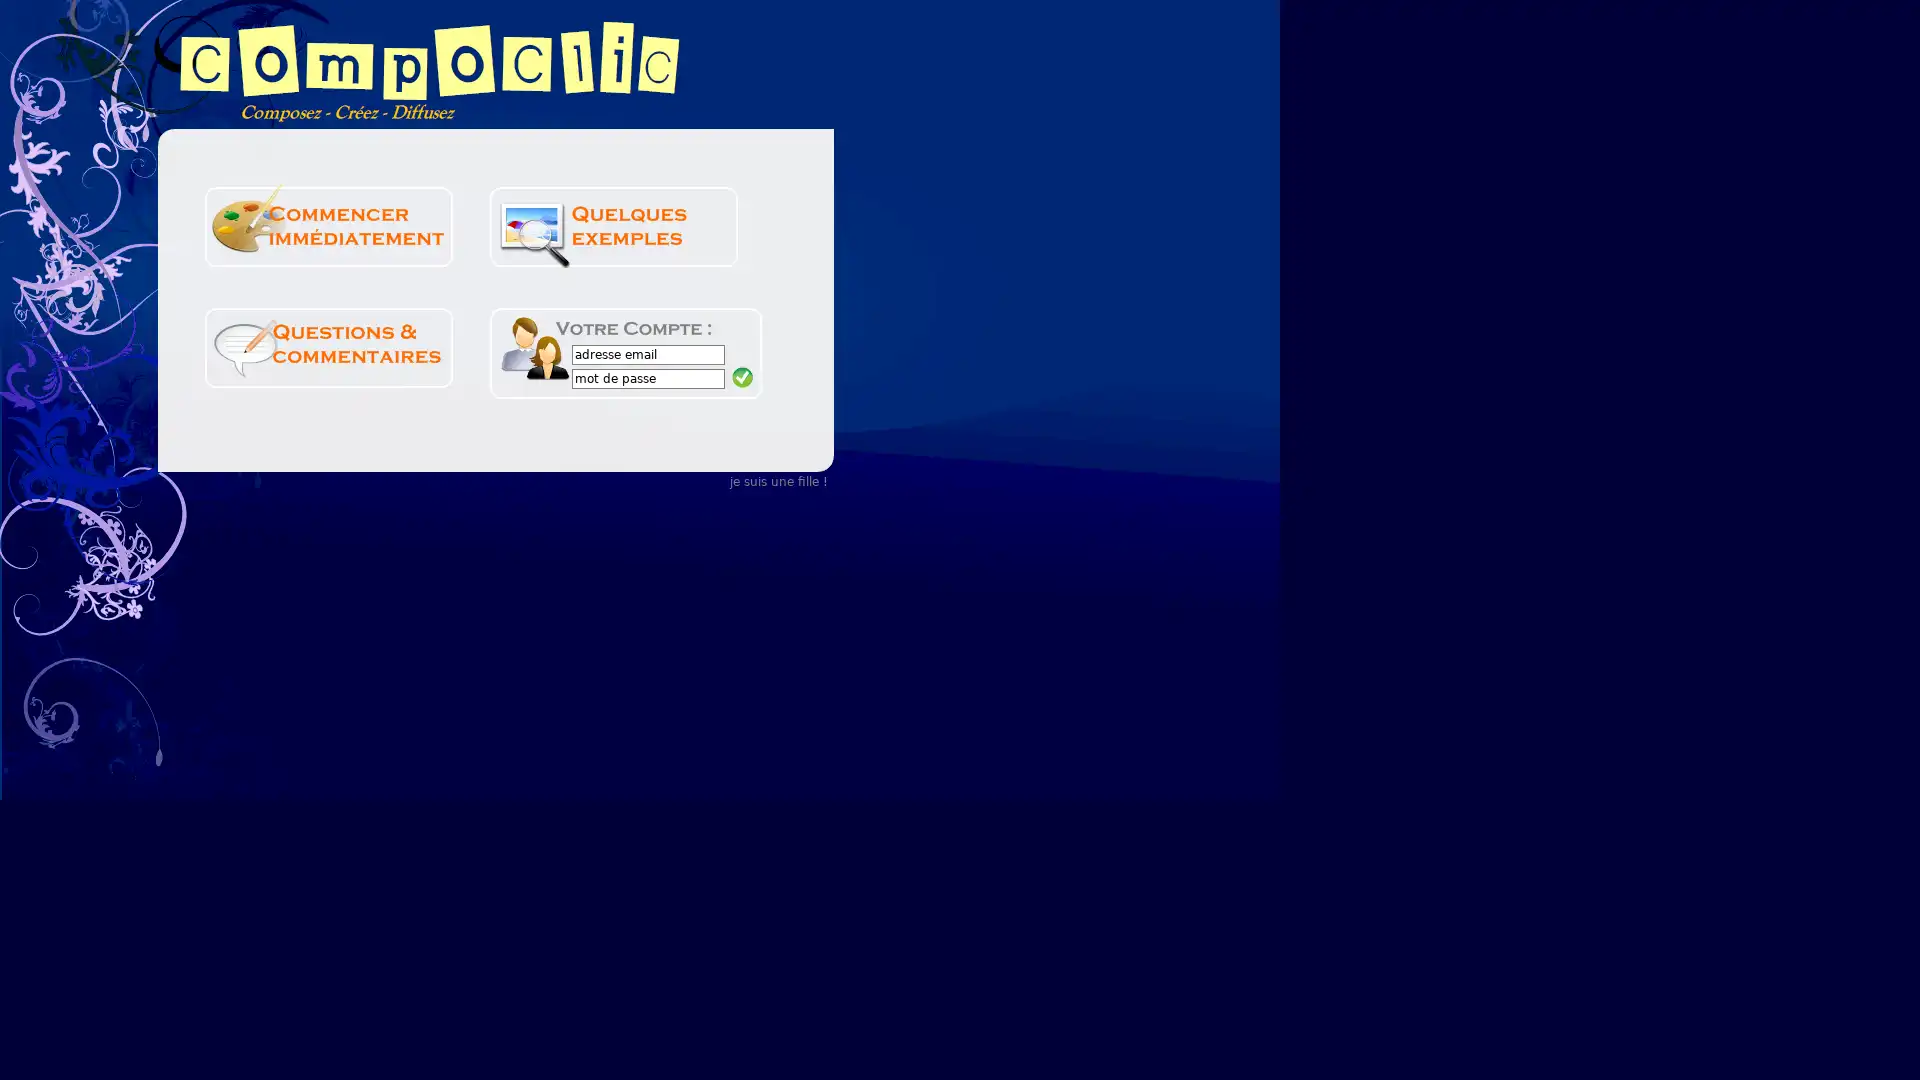 The height and width of the screenshot is (1080, 1920). I want to click on Submit, so click(741, 377).